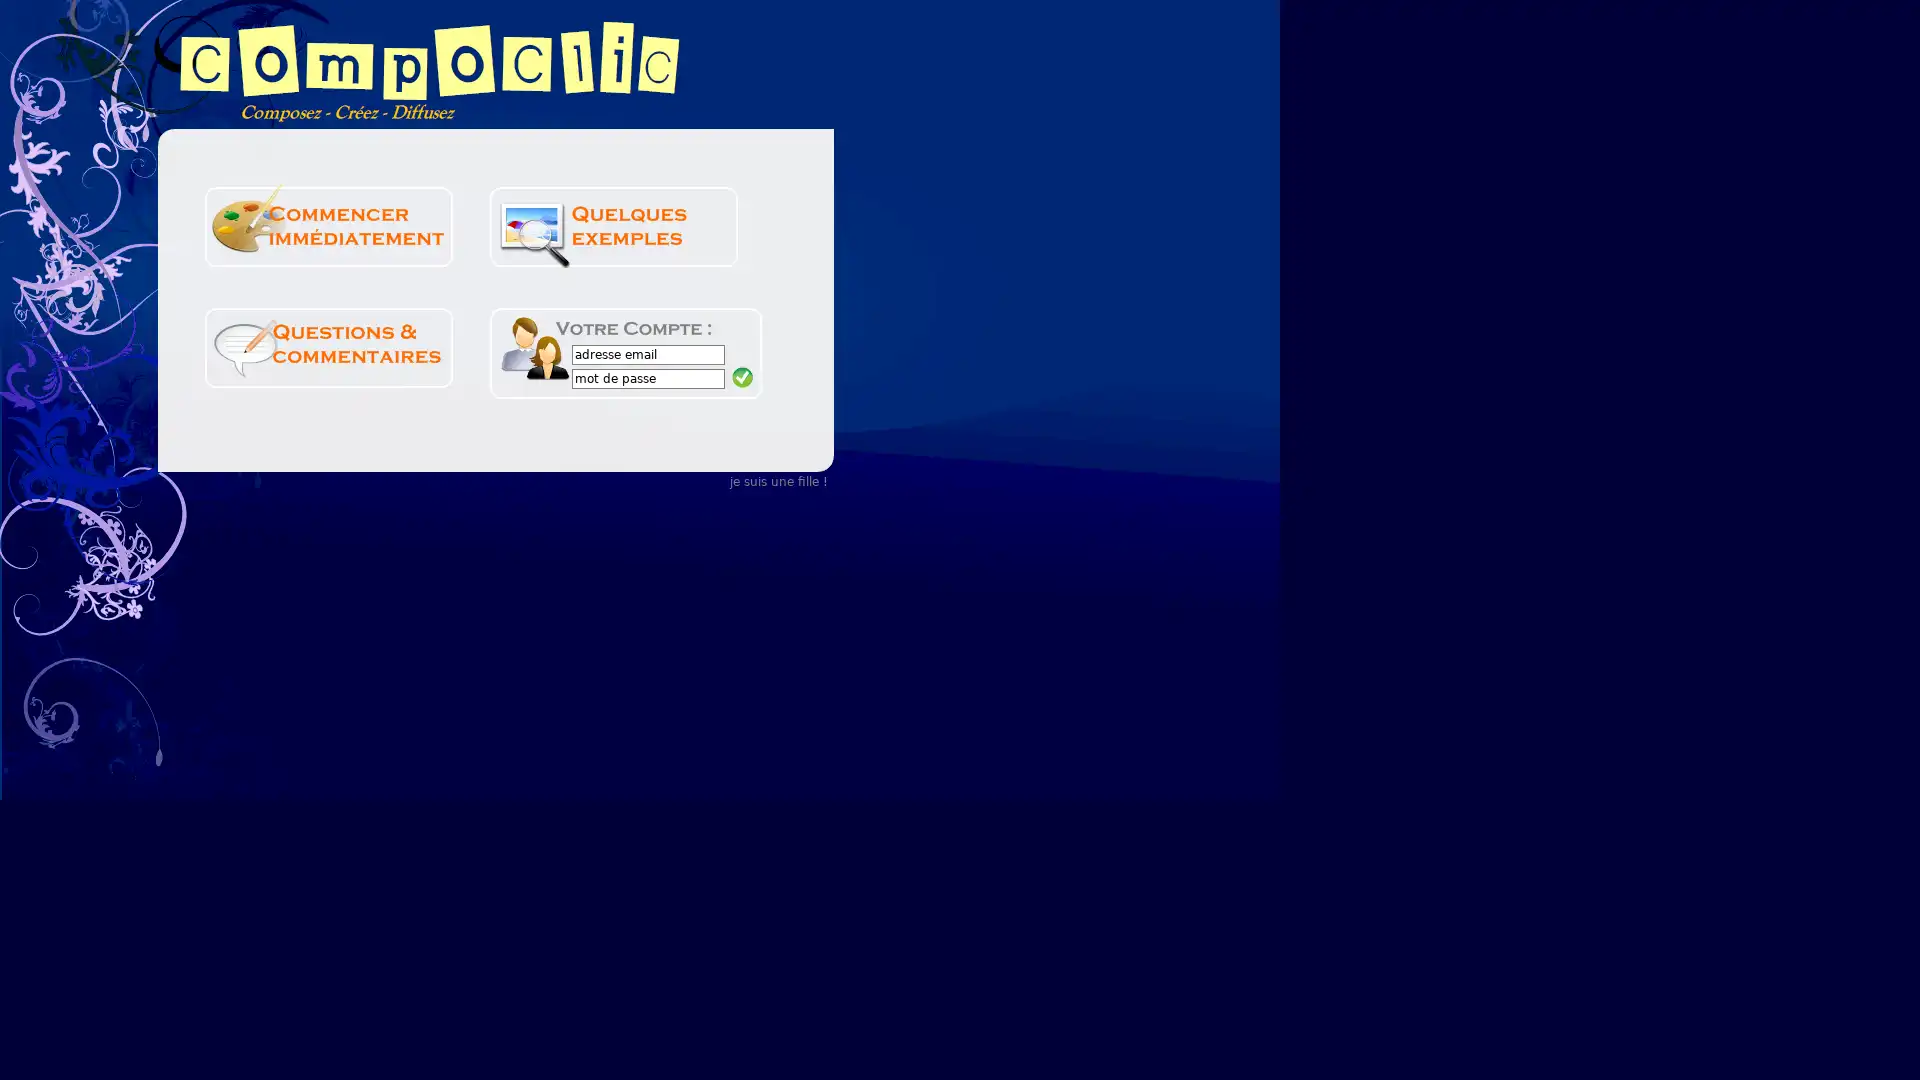 The height and width of the screenshot is (1080, 1920). I want to click on Submit, so click(741, 377).